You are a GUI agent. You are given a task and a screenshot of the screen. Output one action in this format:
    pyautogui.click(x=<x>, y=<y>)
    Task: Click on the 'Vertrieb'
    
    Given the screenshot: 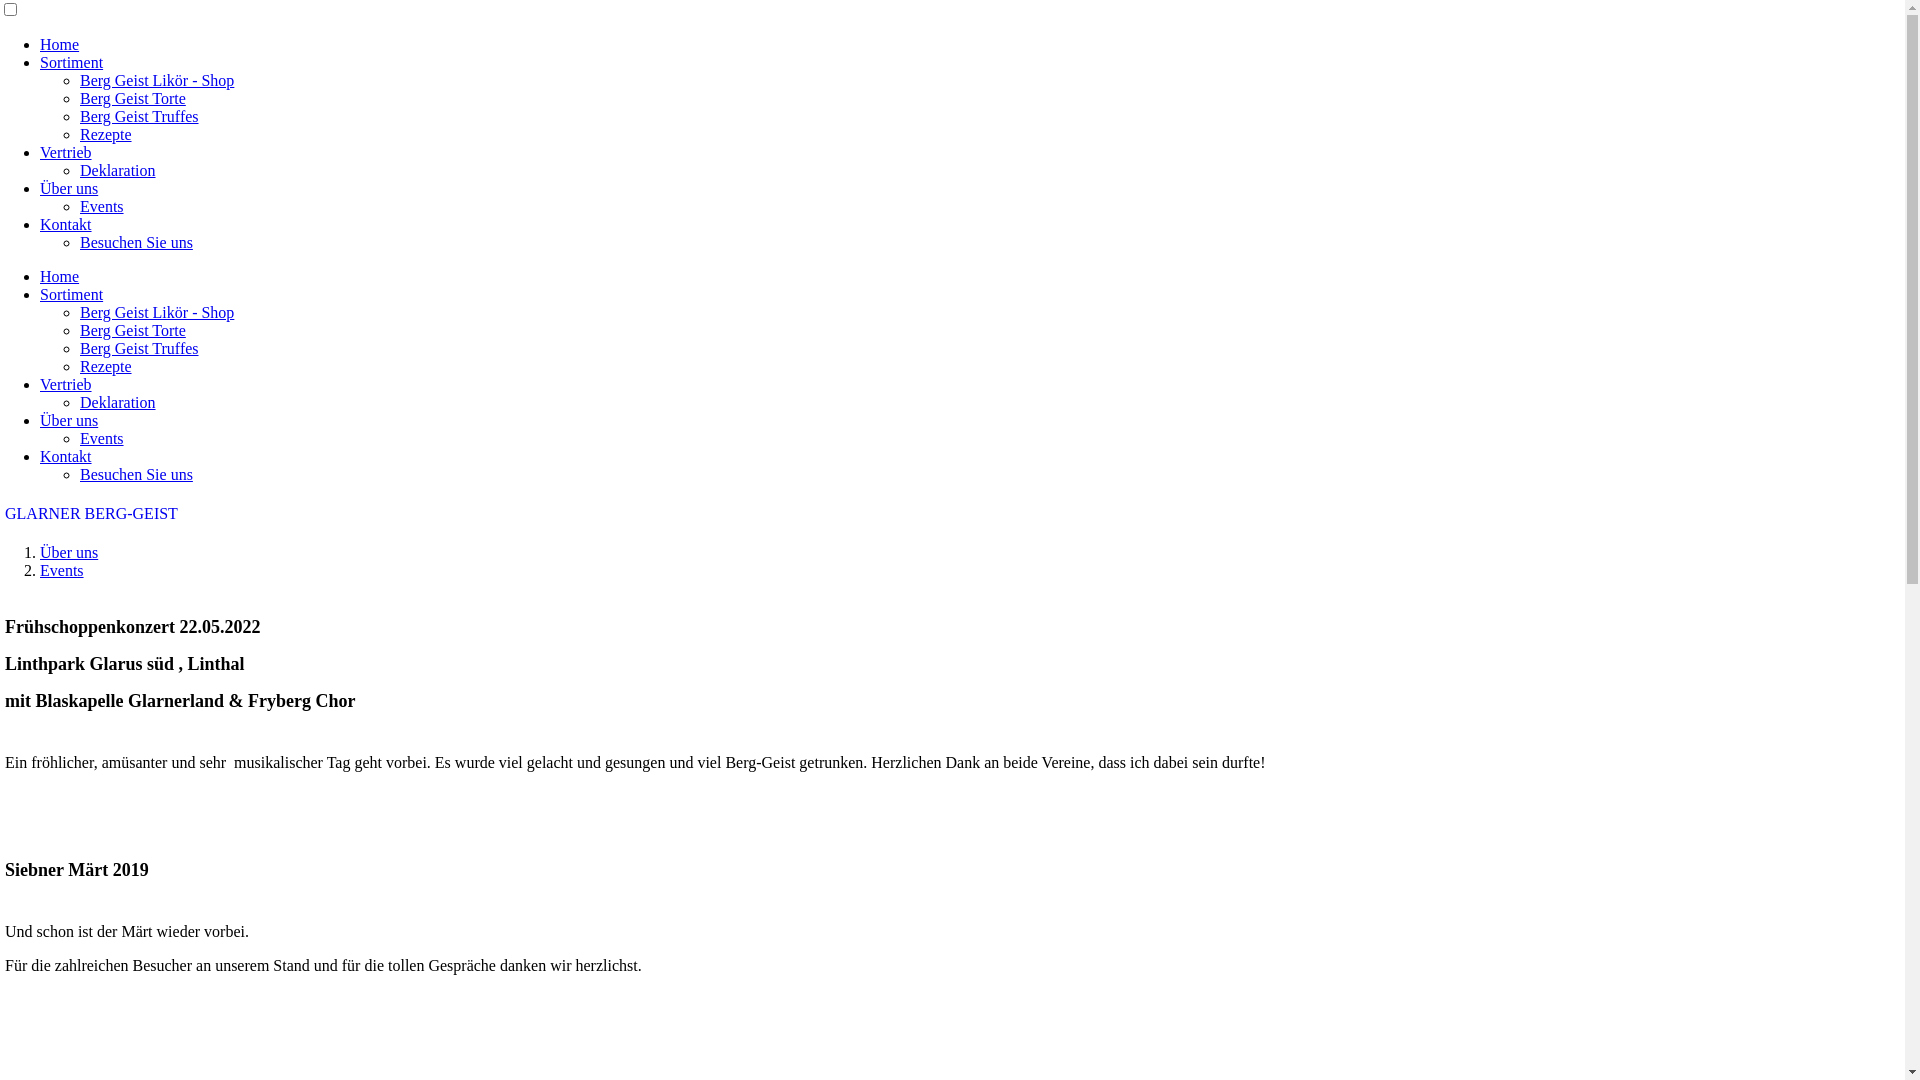 What is the action you would take?
    pyautogui.click(x=66, y=384)
    